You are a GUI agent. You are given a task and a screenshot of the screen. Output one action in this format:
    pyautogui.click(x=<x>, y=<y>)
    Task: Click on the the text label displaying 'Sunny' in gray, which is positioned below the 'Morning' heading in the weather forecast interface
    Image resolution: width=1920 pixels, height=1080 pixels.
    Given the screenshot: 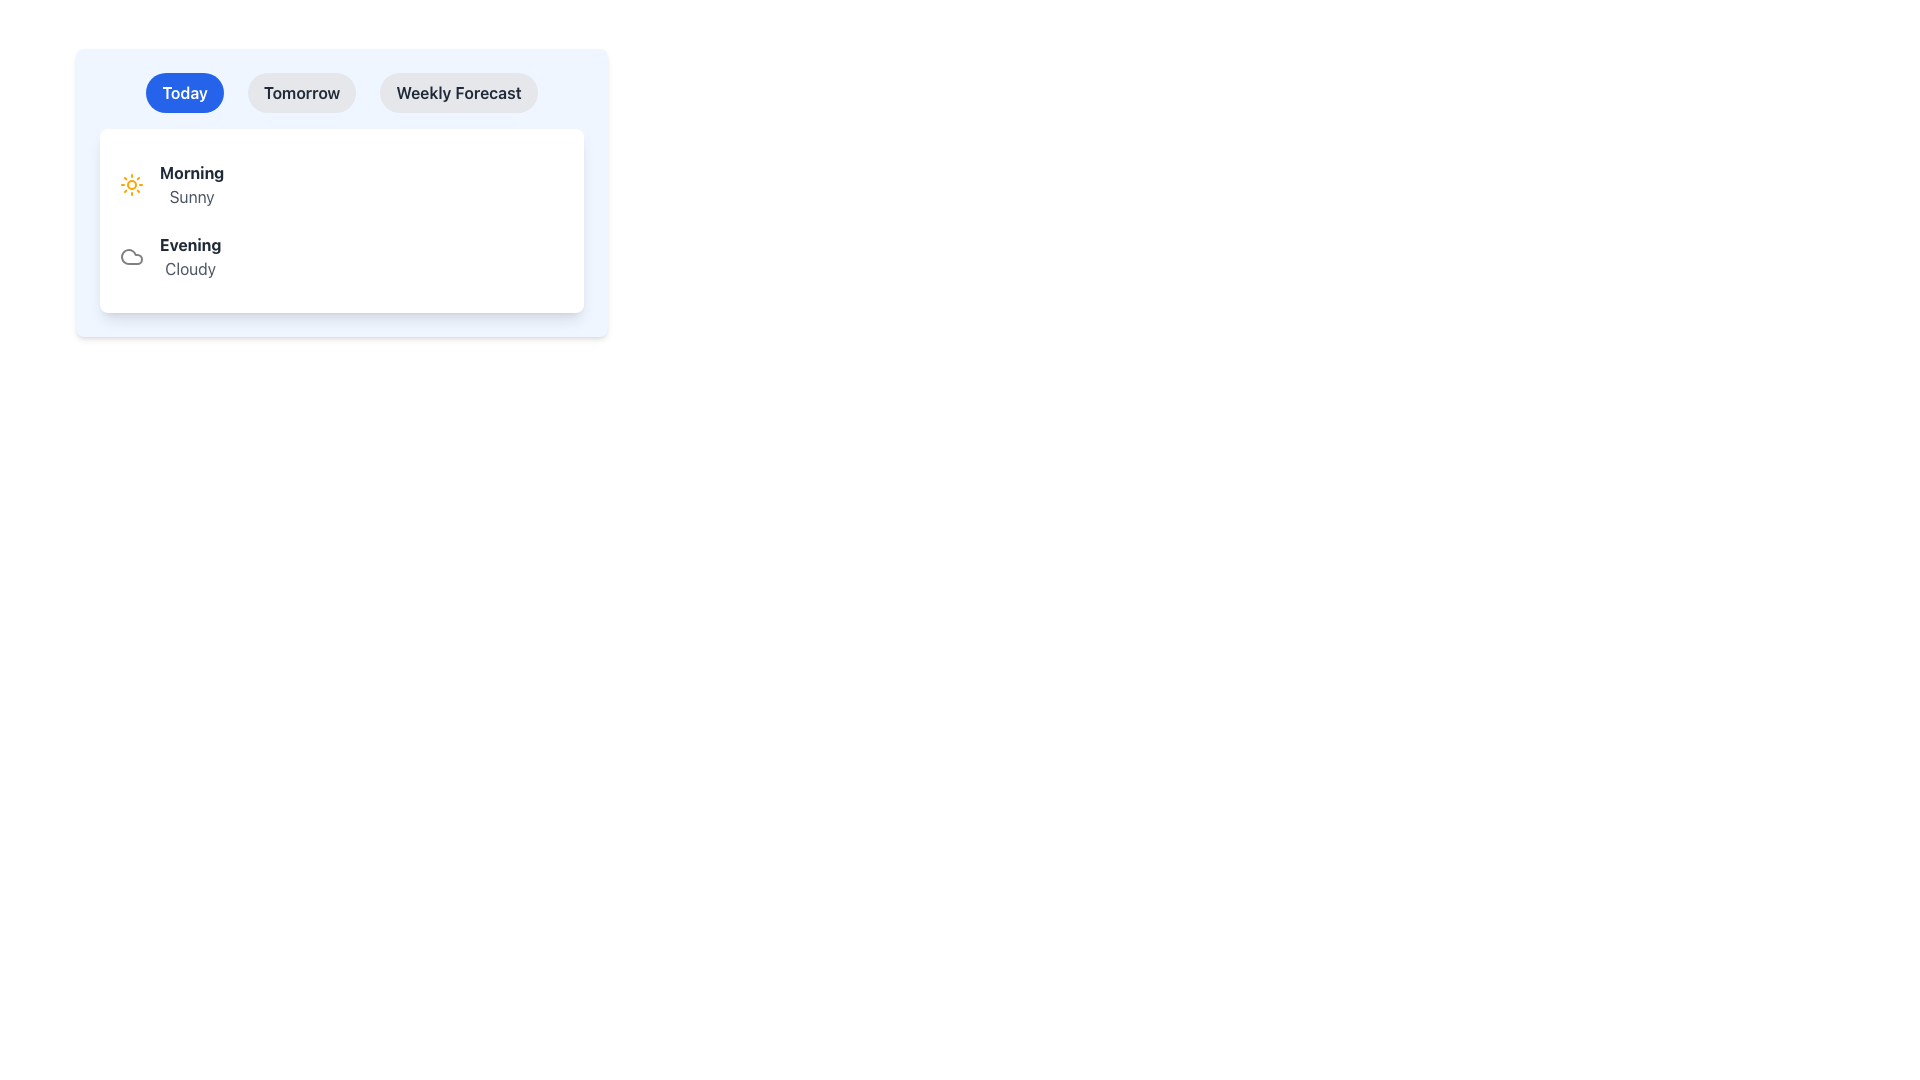 What is the action you would take?
    pyautogui.click(x=192, y=196)
    